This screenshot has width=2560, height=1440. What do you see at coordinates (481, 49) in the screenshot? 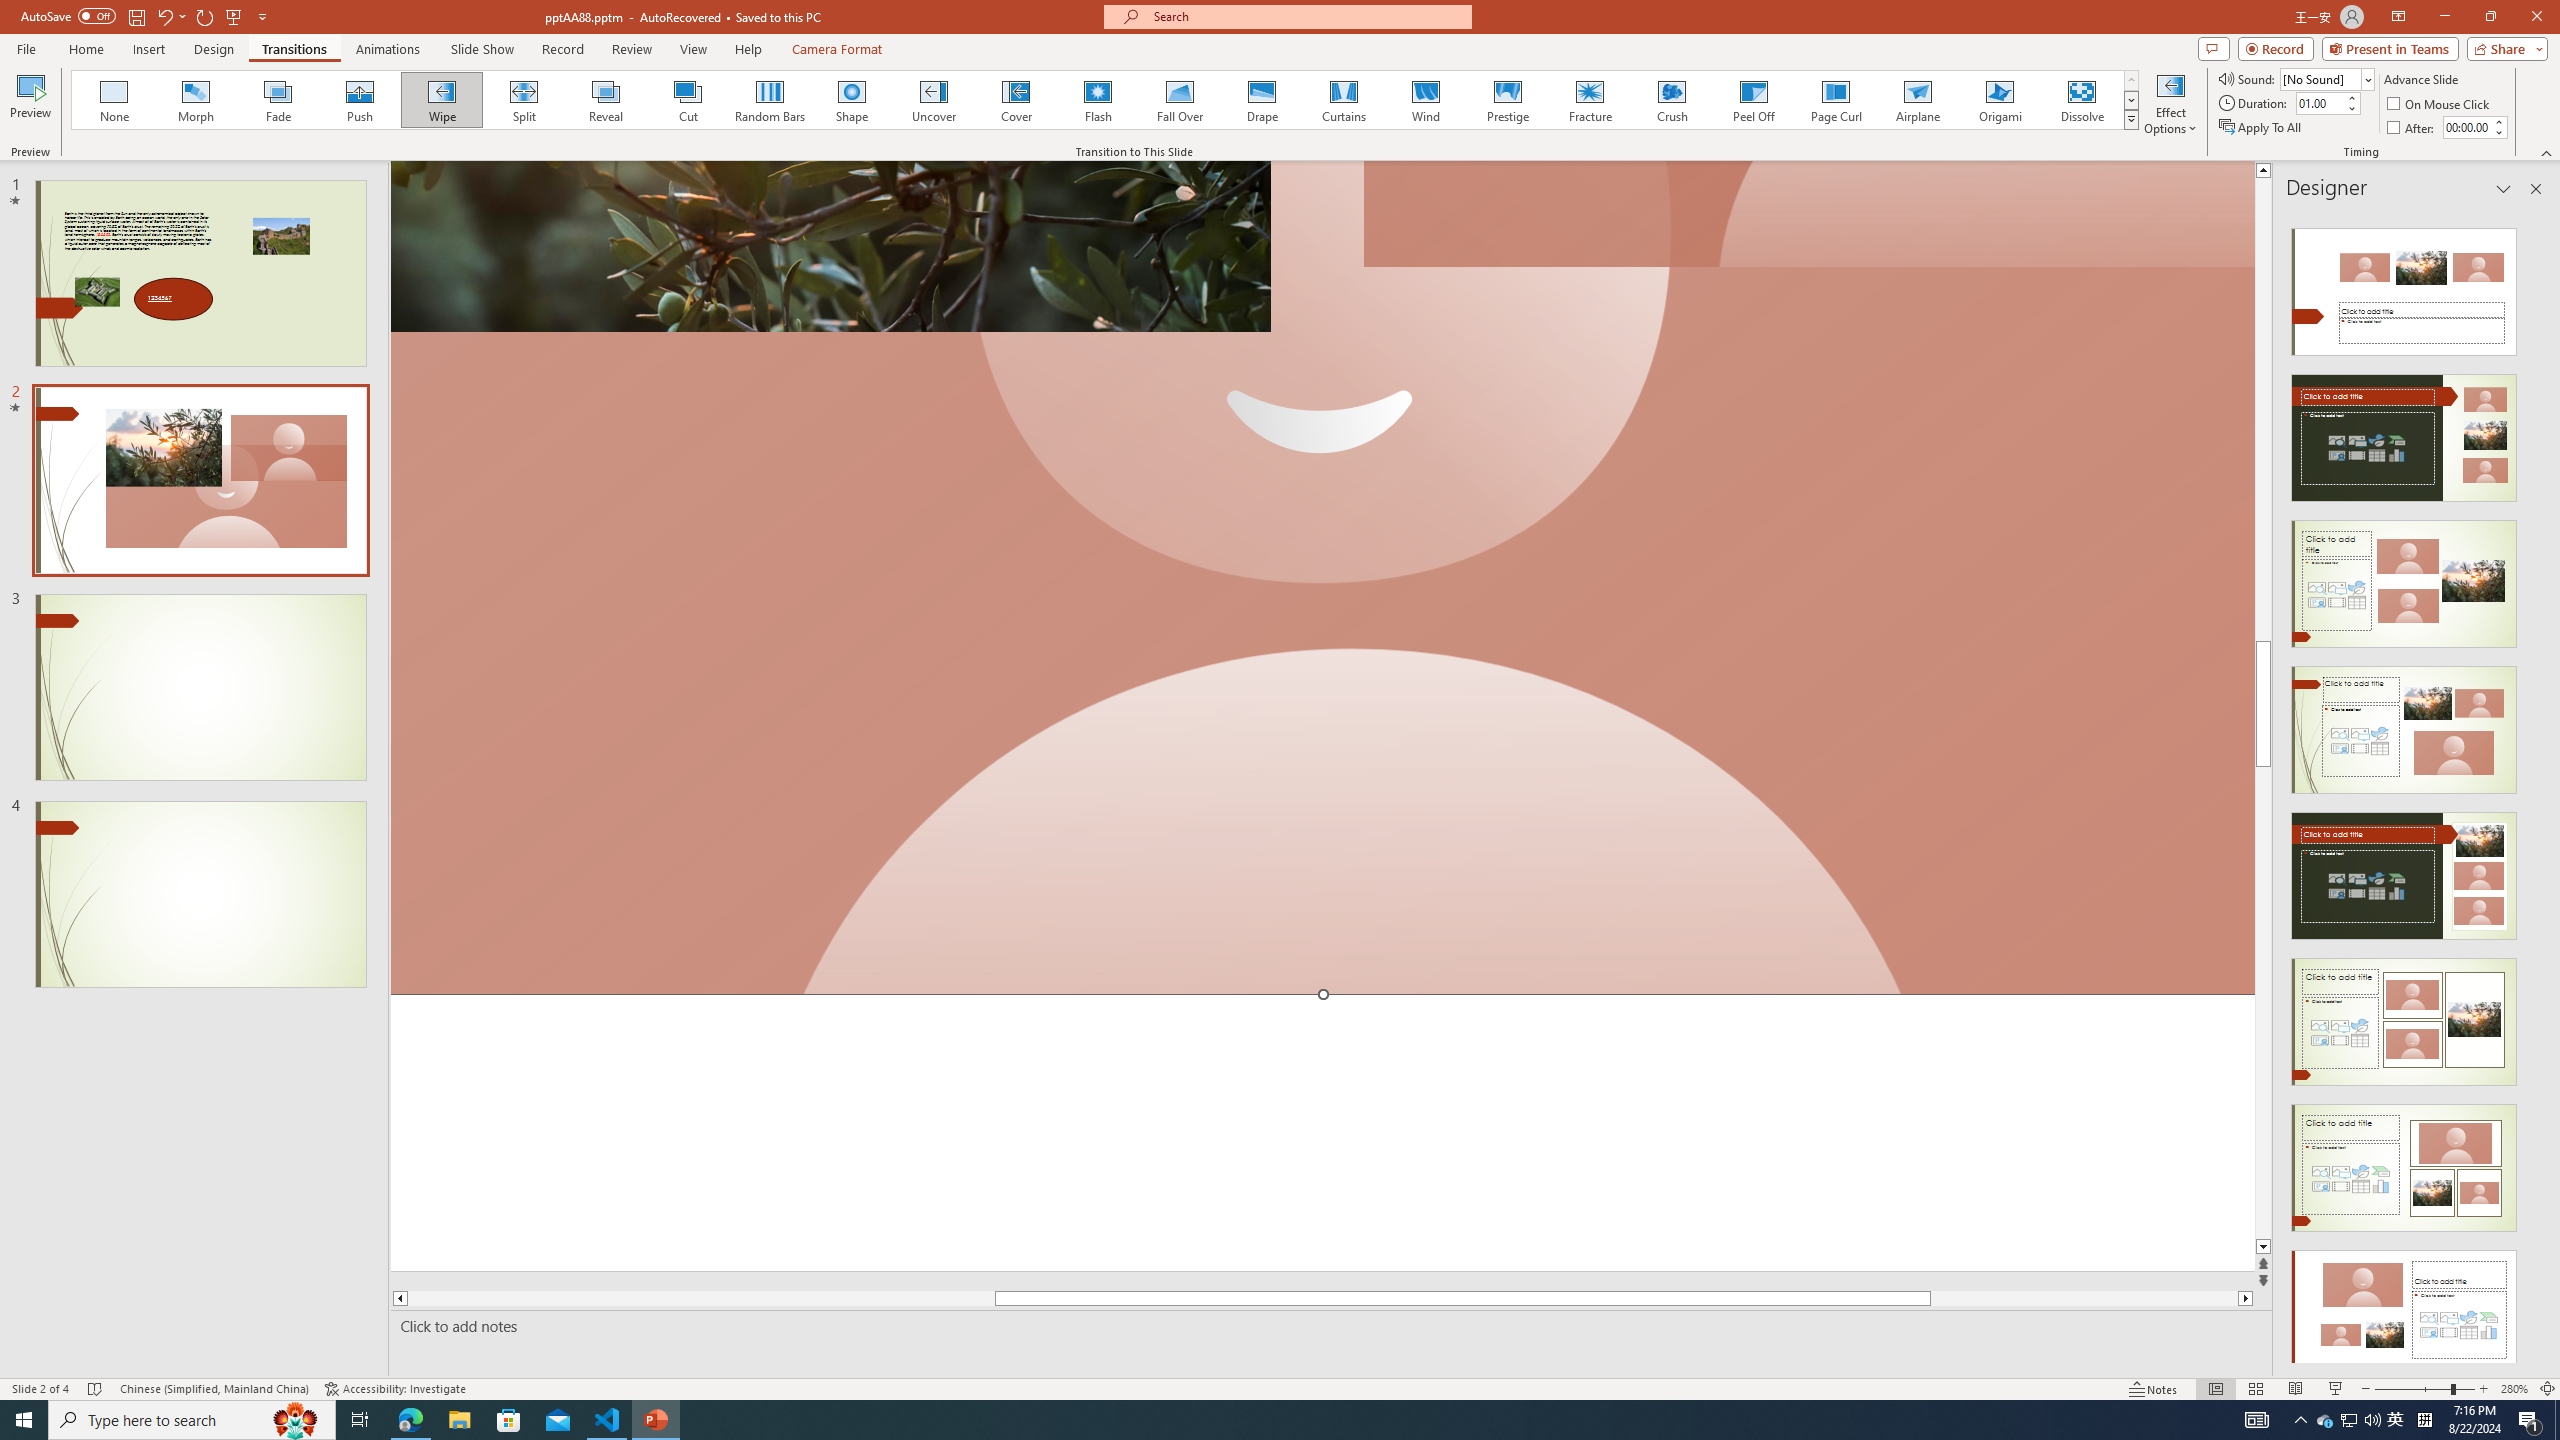
I see `'Slide Show'` at bounding box center [481, 49].